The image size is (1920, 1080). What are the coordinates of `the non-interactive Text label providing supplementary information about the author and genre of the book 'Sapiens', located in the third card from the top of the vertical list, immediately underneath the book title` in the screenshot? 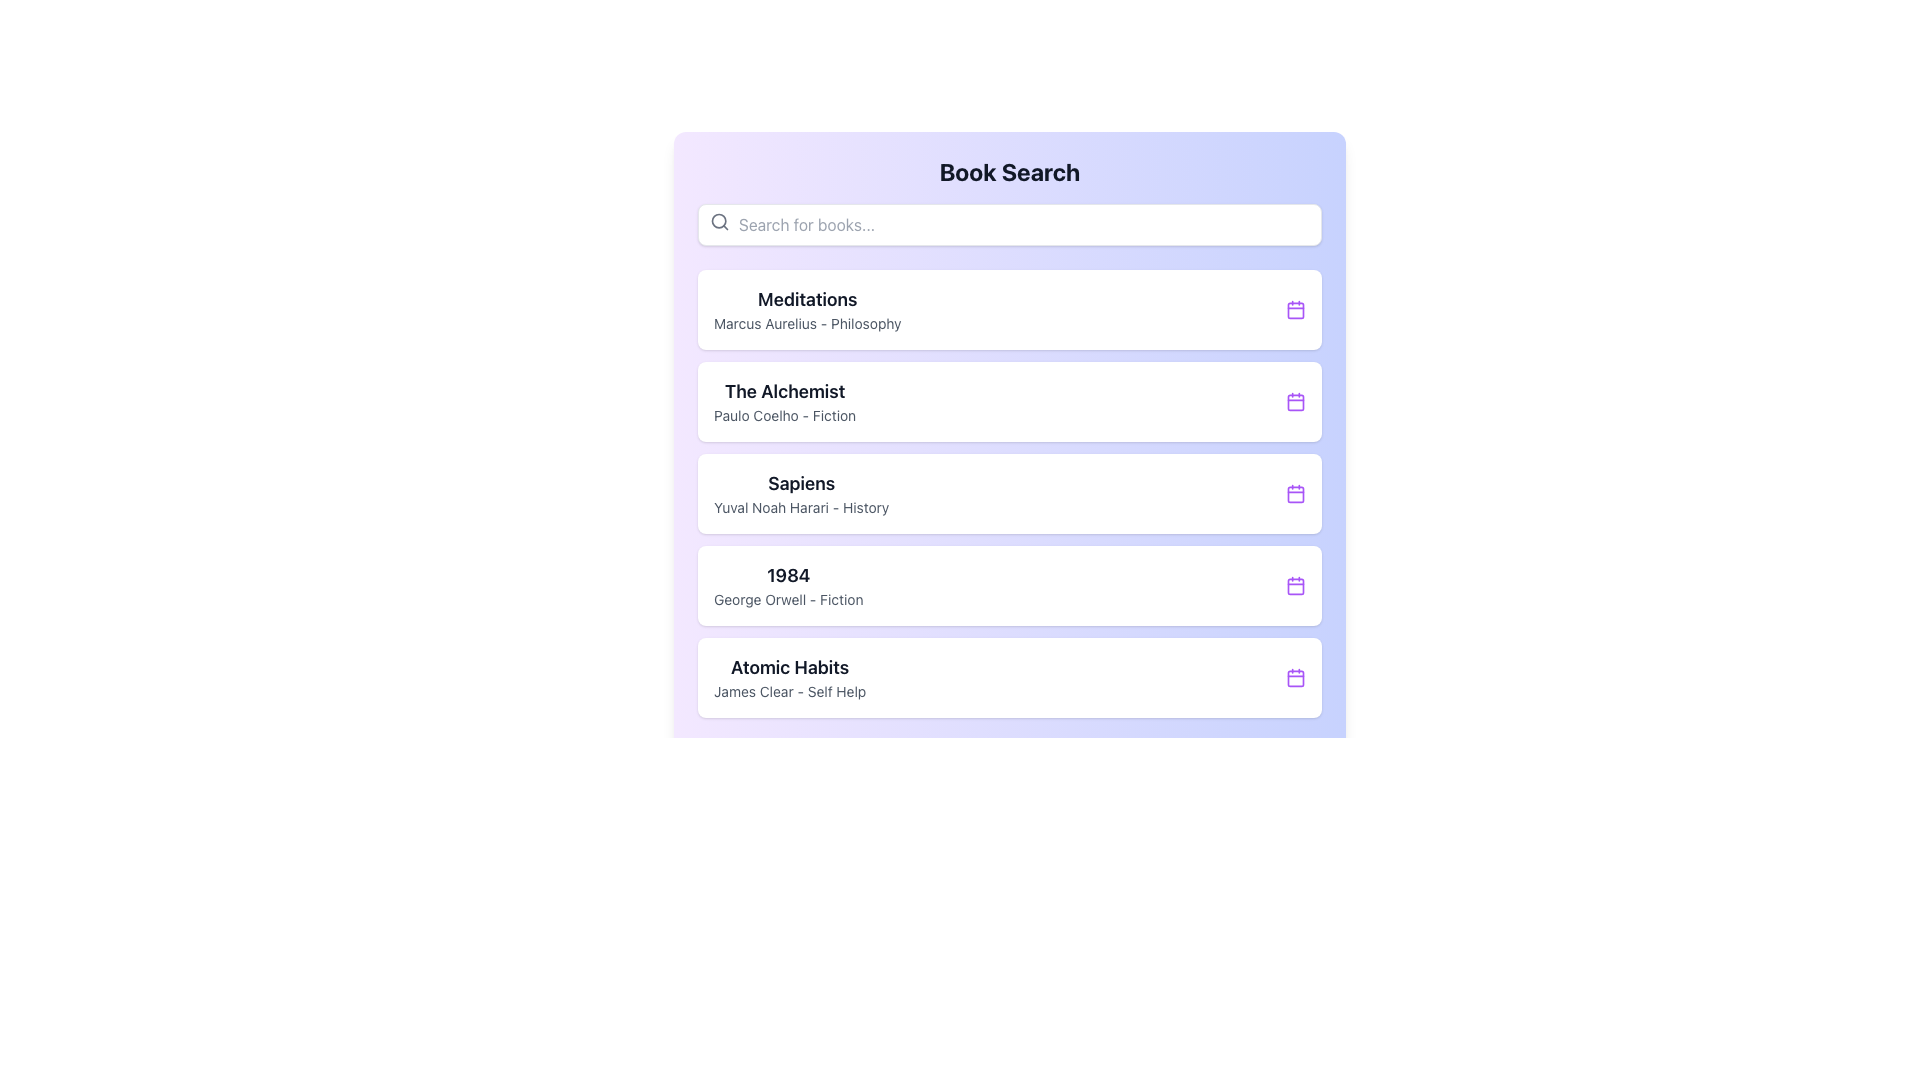 It's located at (801, 507).